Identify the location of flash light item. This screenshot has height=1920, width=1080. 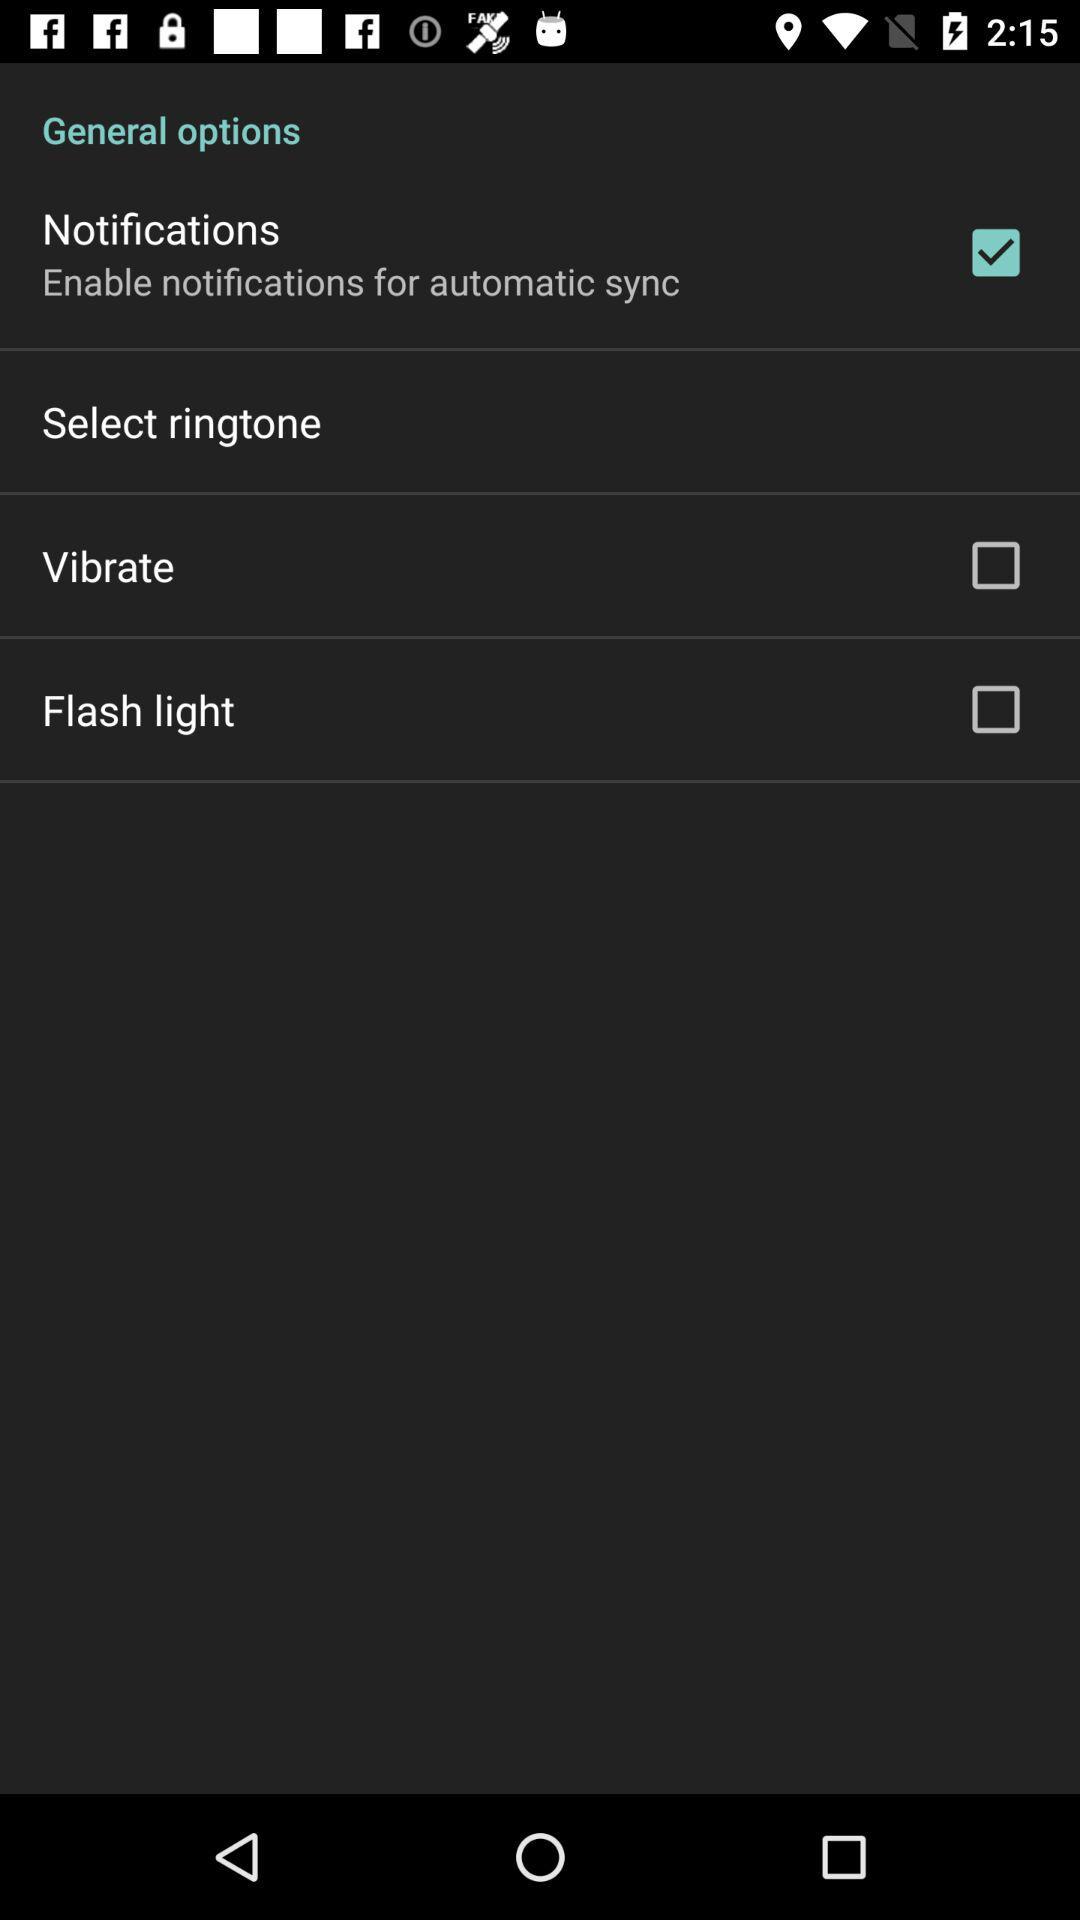
(137, 709).